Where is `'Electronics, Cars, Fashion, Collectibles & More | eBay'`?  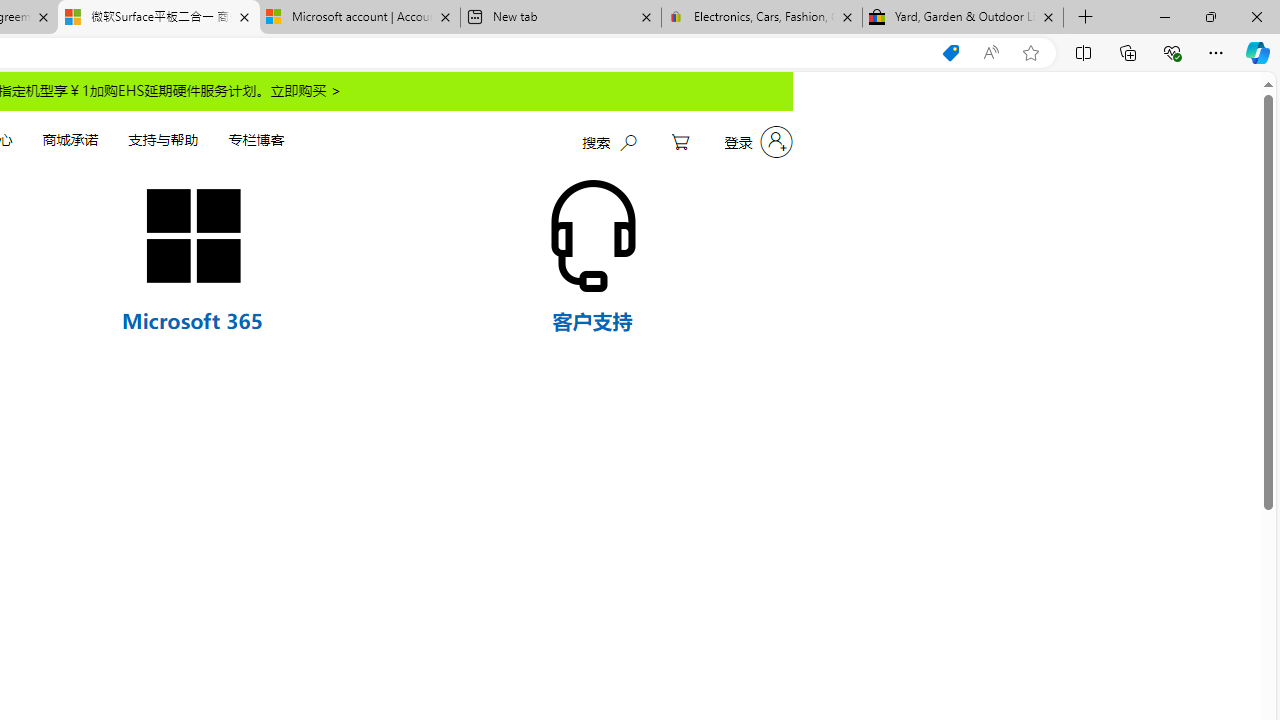 'Electronics, Cars, Fashion, Collectibles & More | eBay' is located at coordinates (760, 17).